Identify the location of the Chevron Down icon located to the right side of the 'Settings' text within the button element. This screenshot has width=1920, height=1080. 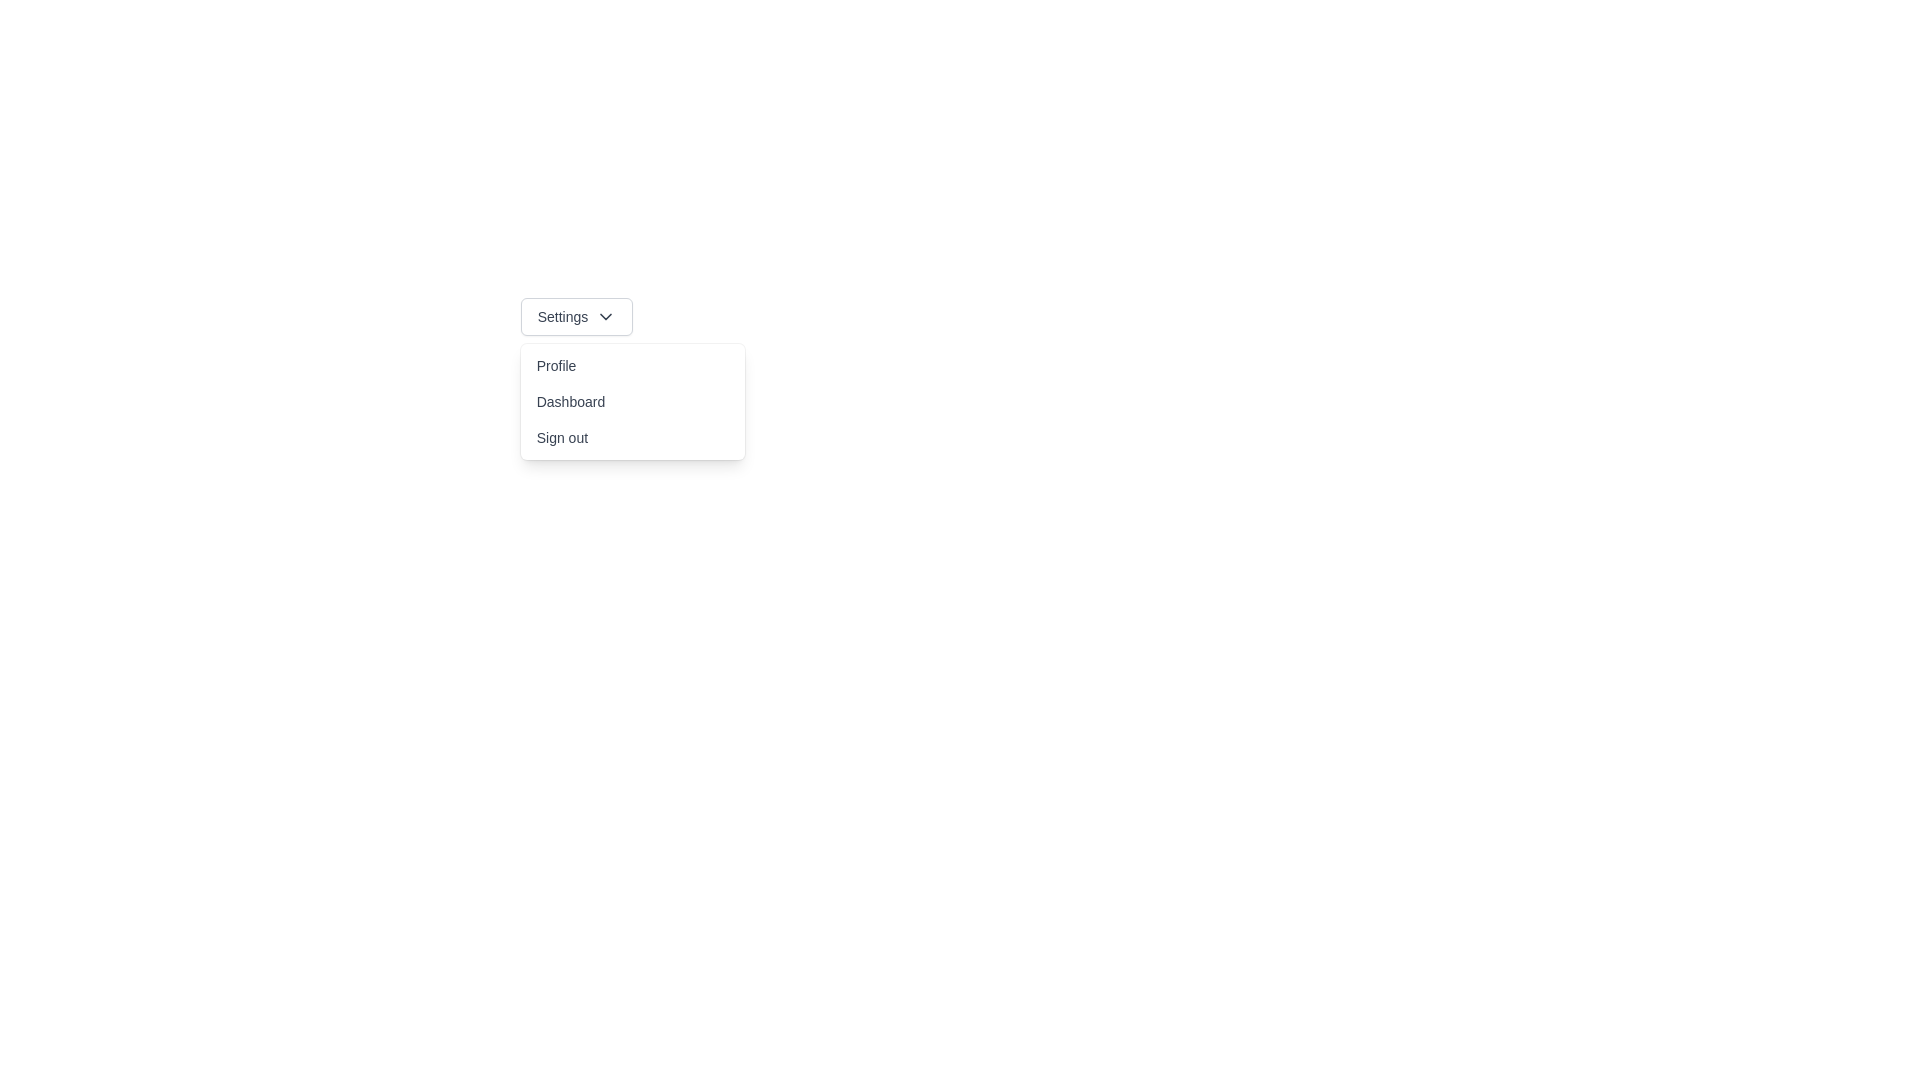
(605, 315).